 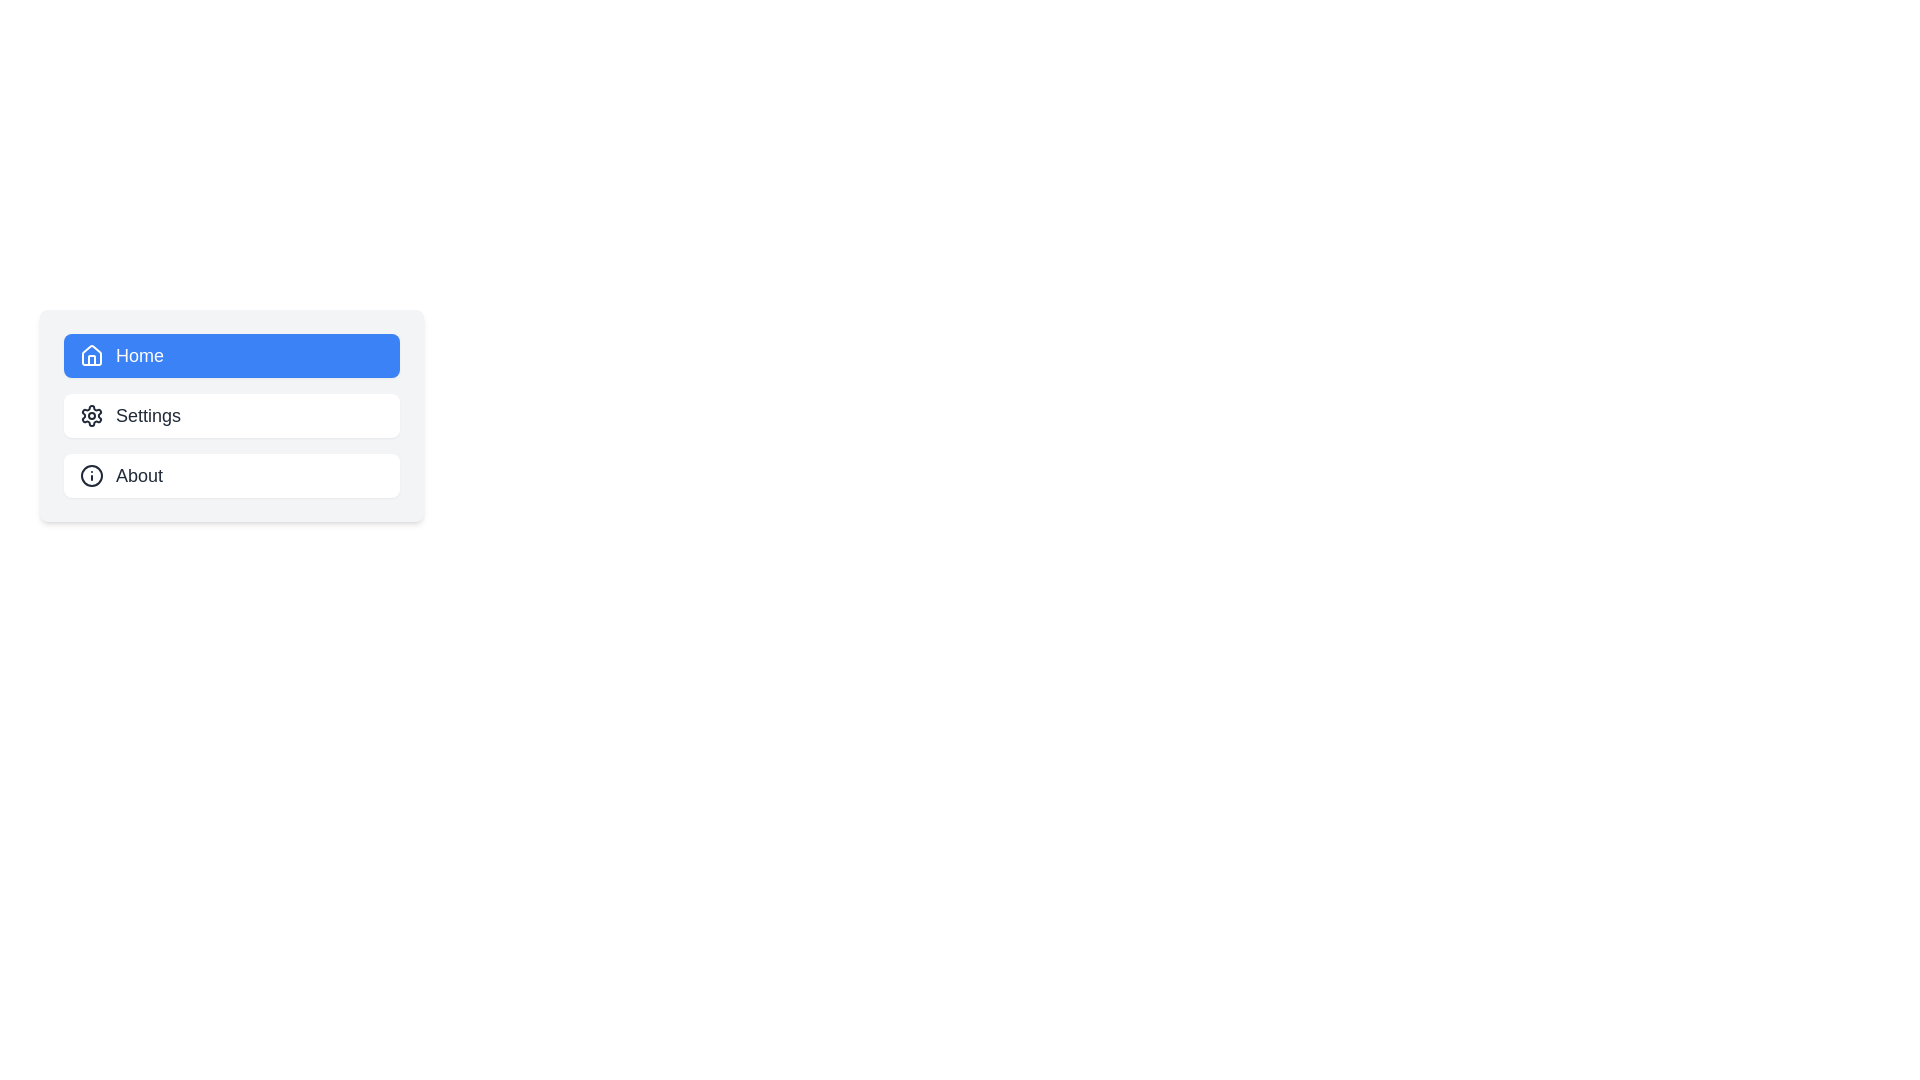 I want to click on the 'About' label text, which is positioned to the right of the information icon within the button below the 'Settings' button, so click(x=138, y=475).